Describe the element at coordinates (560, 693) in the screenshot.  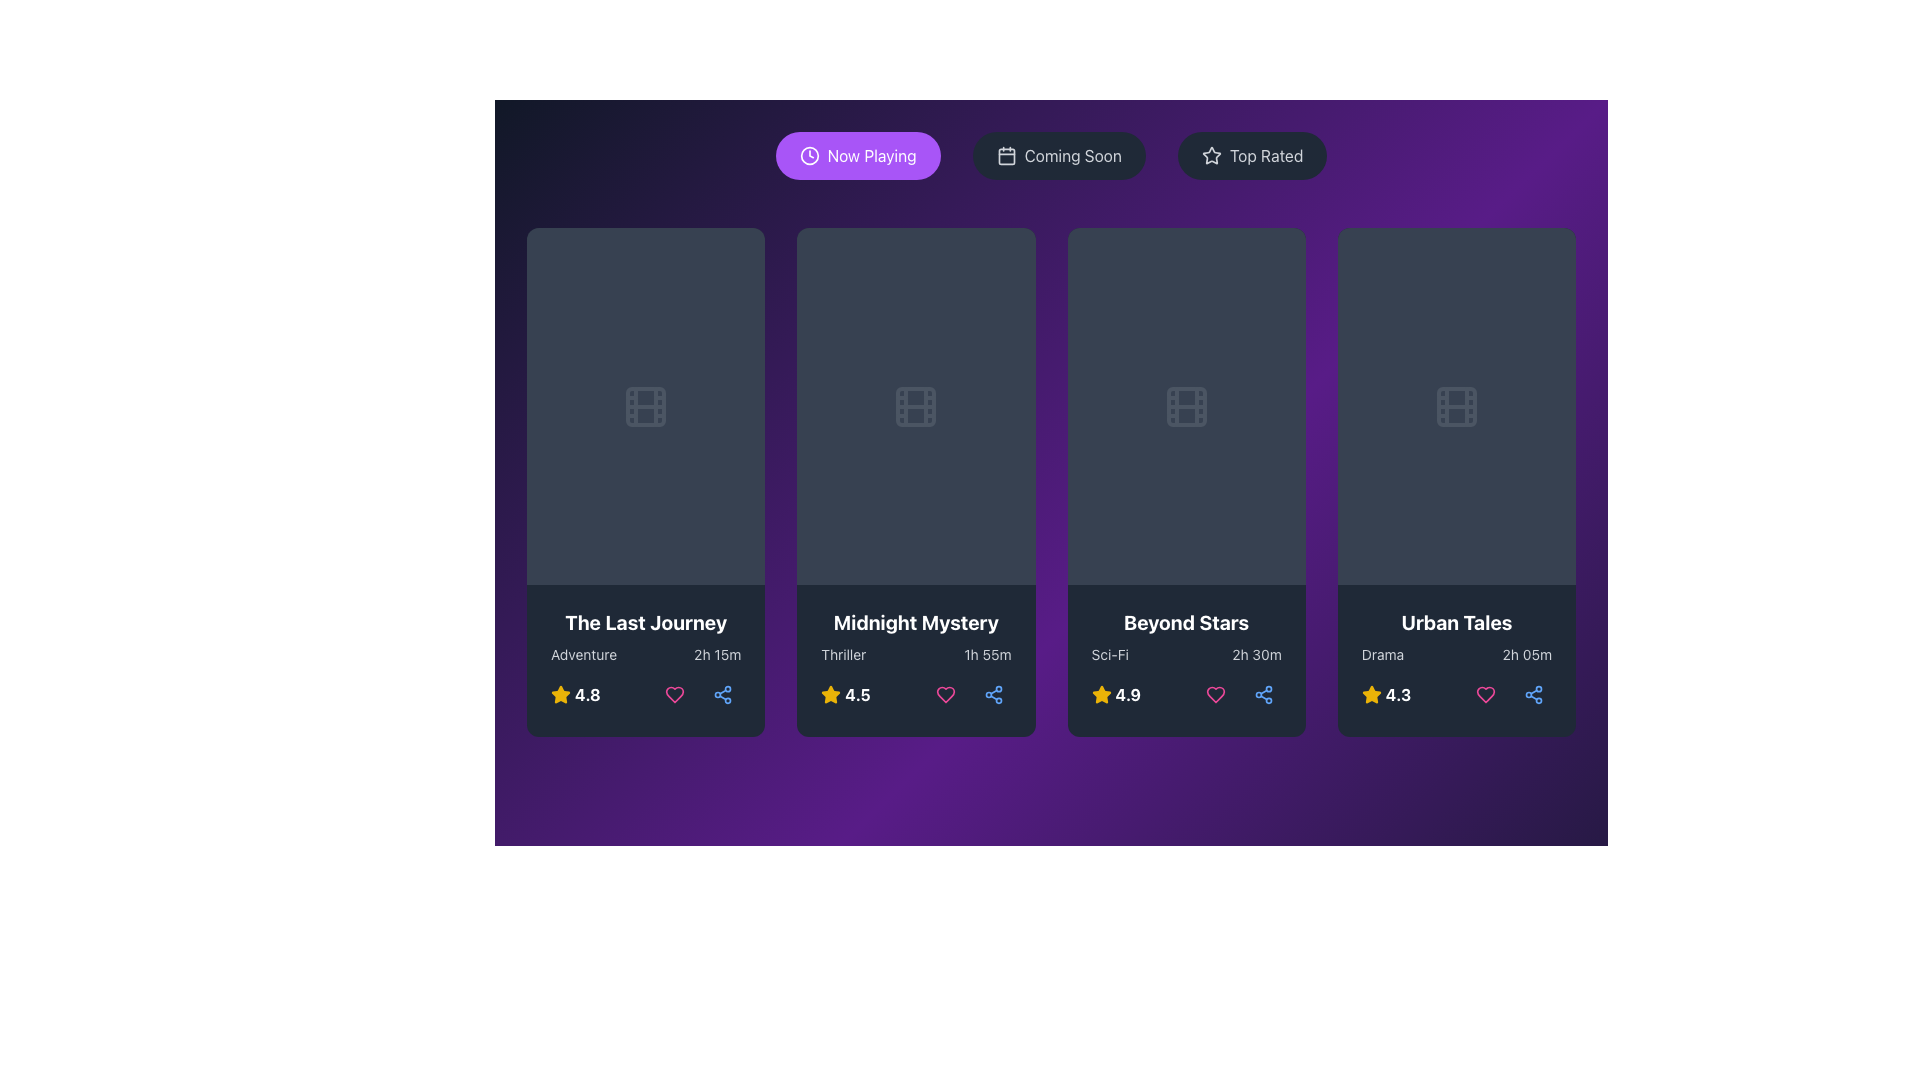
I see `the yellow star icon with a circular center, which is located underneath the second card from the left in a four-card horizontal layout, aligned with movie ratings` at that location.